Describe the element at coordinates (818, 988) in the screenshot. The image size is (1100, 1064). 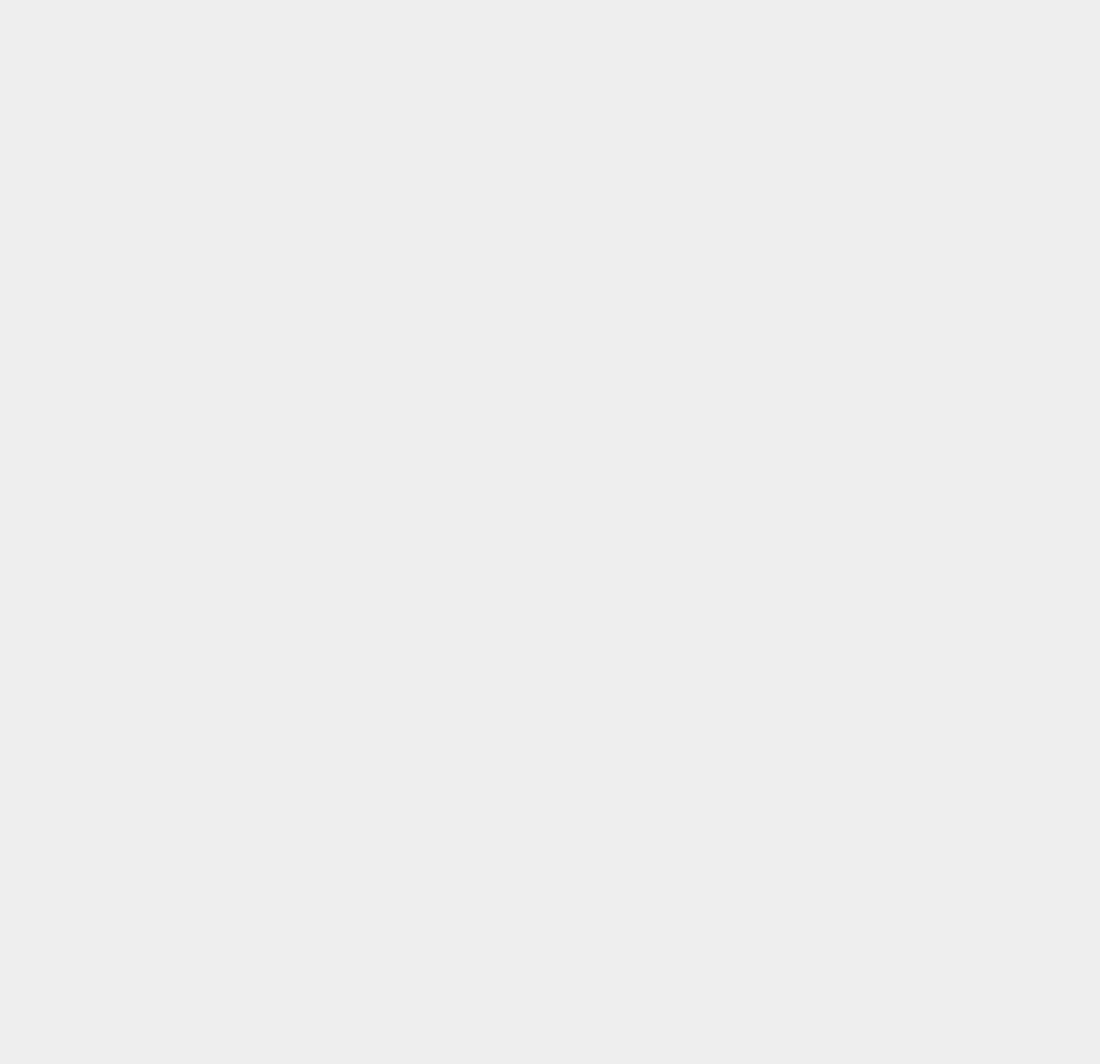
I see `'Visual Studio'` at that location.